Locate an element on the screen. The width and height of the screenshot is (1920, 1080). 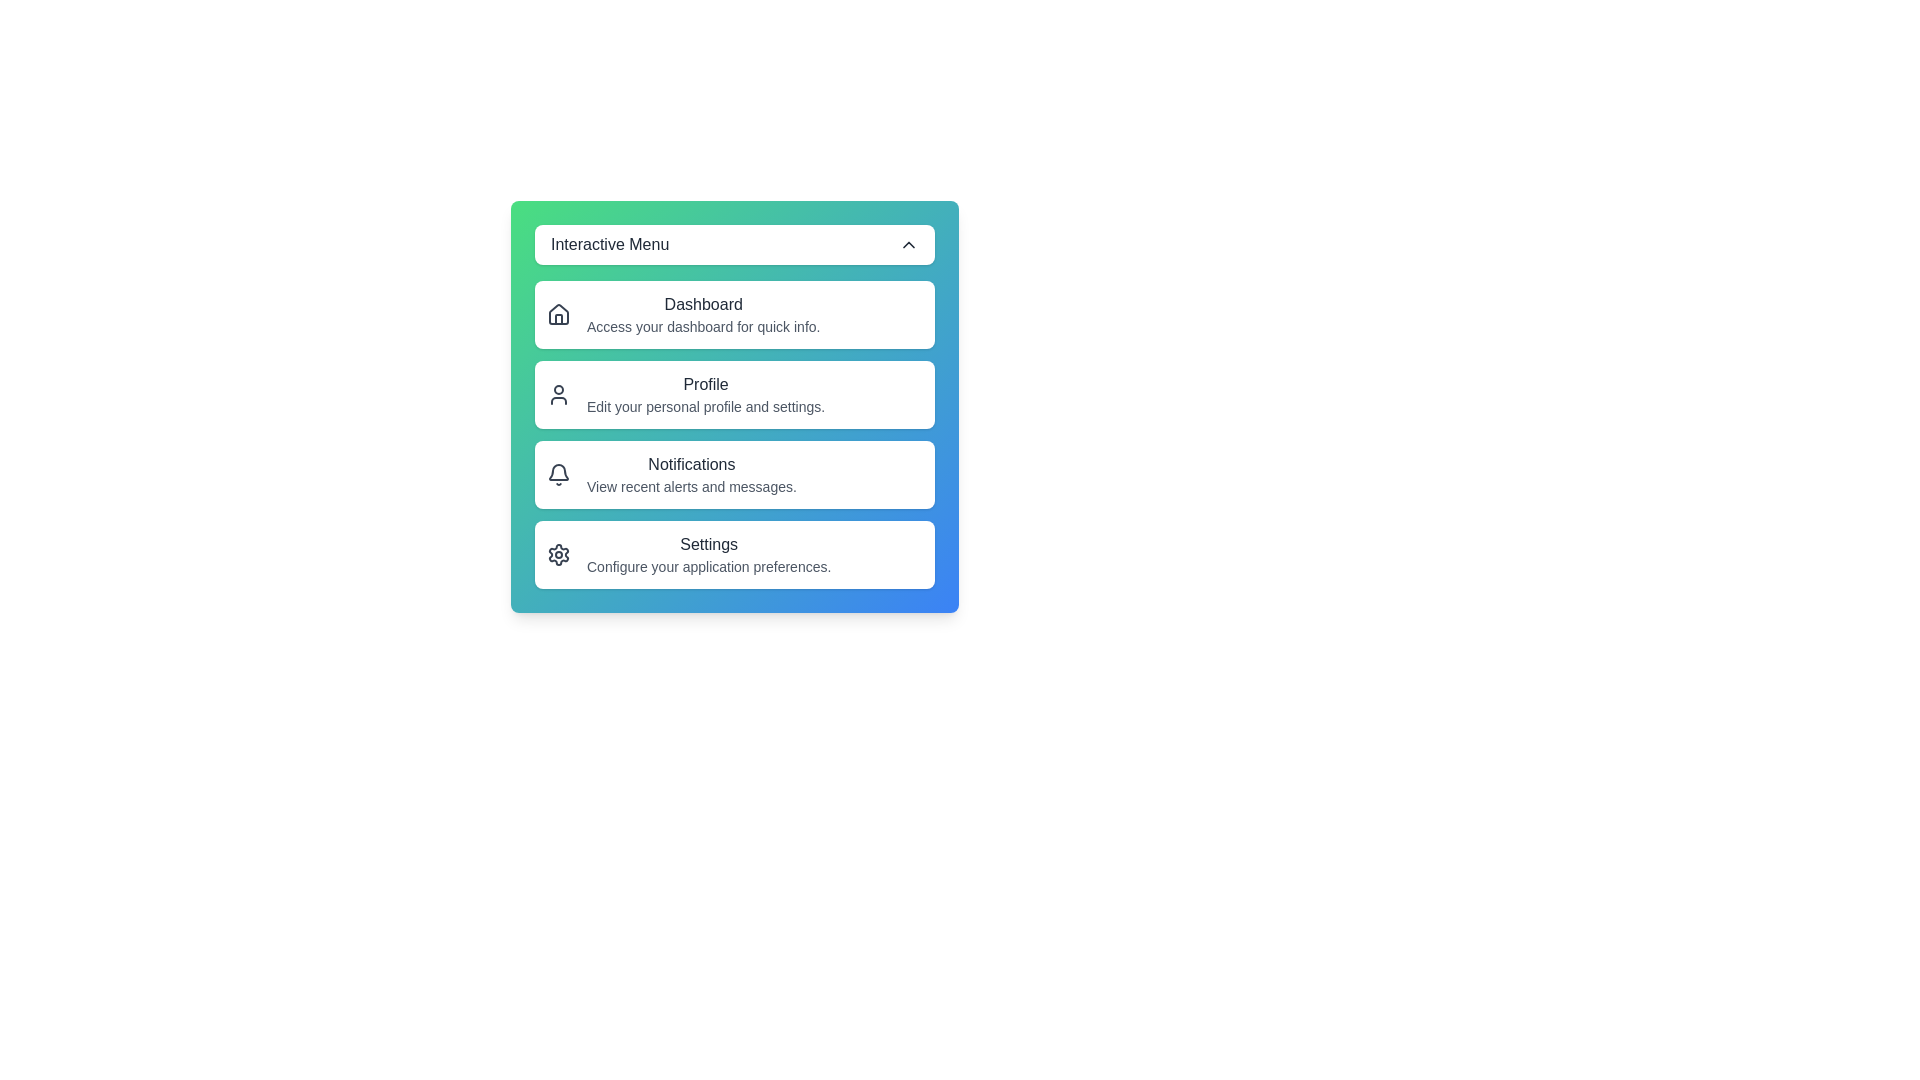
the menu item Notifications to view its details is located at coordinates (733, 474).